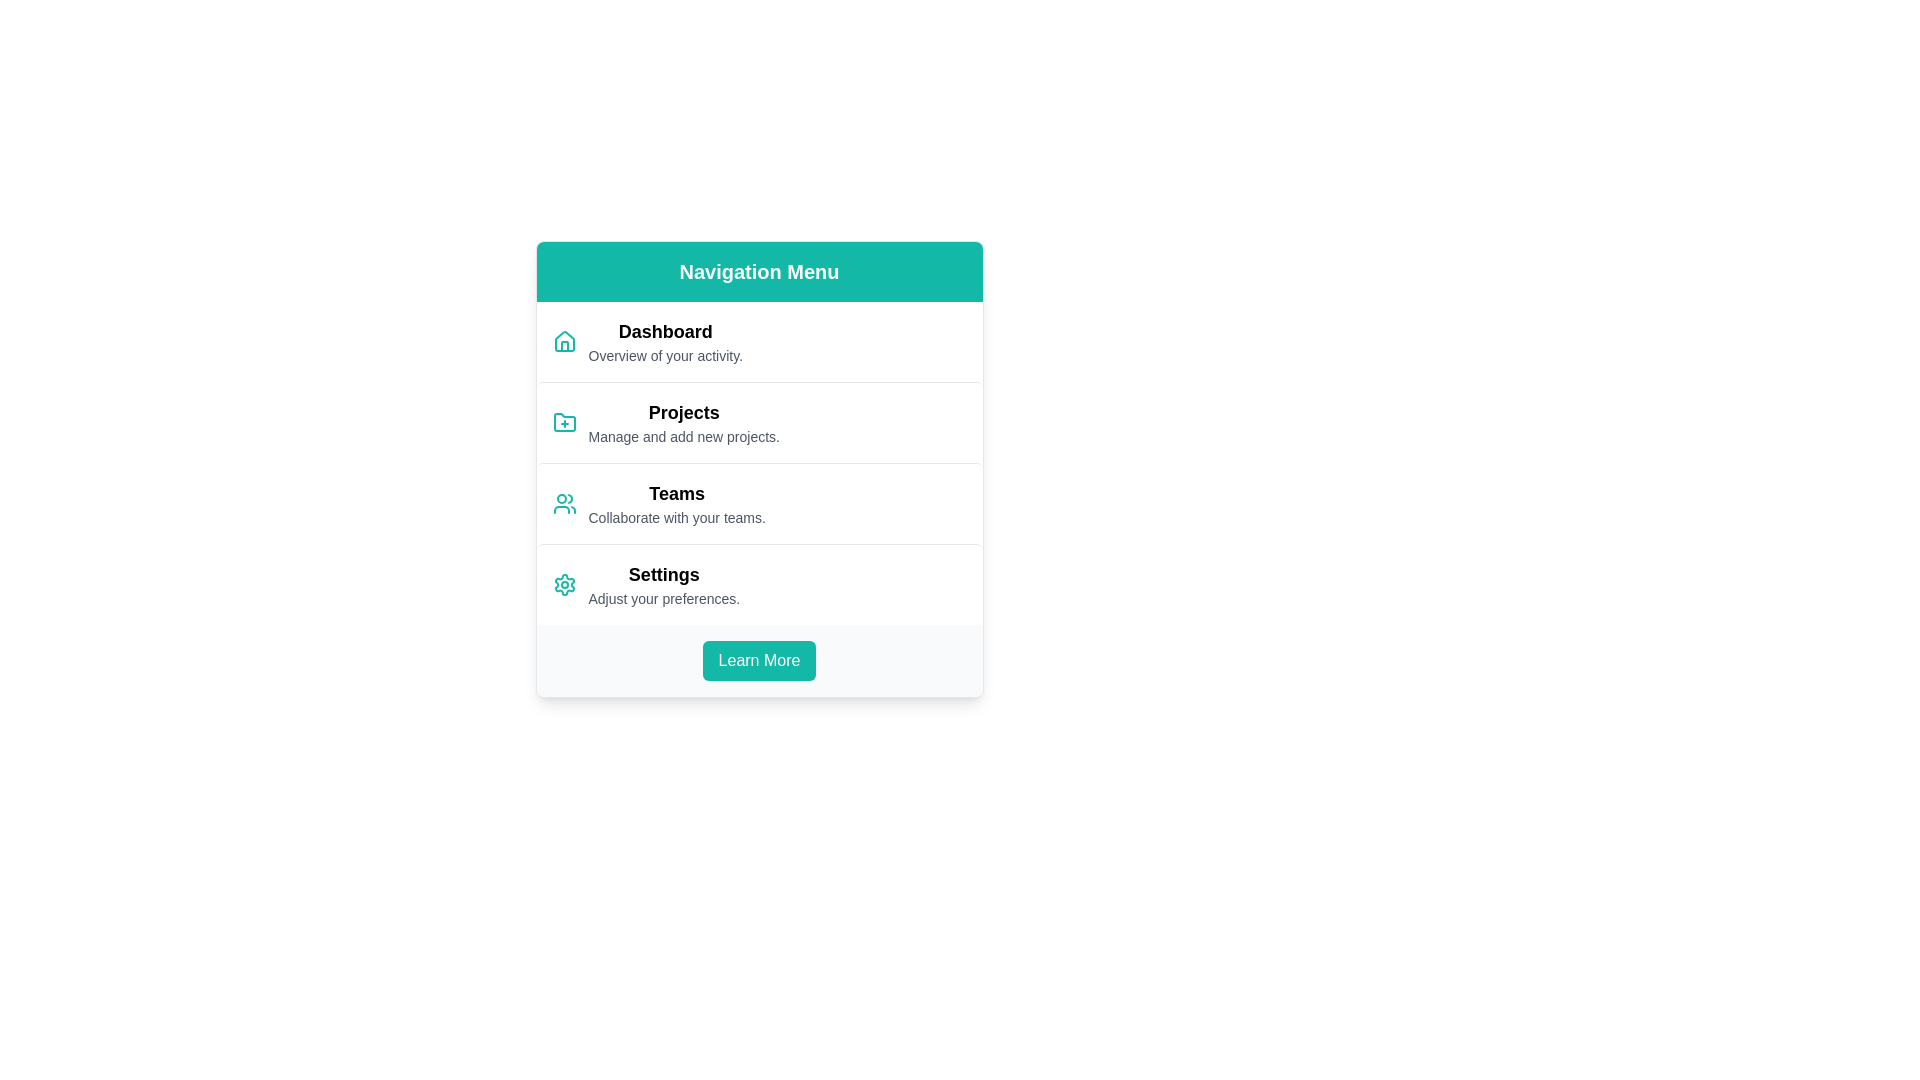 The image size is (1920, 1080). Describe the element at coordinates (563, 585) in the screenshot. I see `the primary cogwheel icon in the 'Settings' menu` at that location.